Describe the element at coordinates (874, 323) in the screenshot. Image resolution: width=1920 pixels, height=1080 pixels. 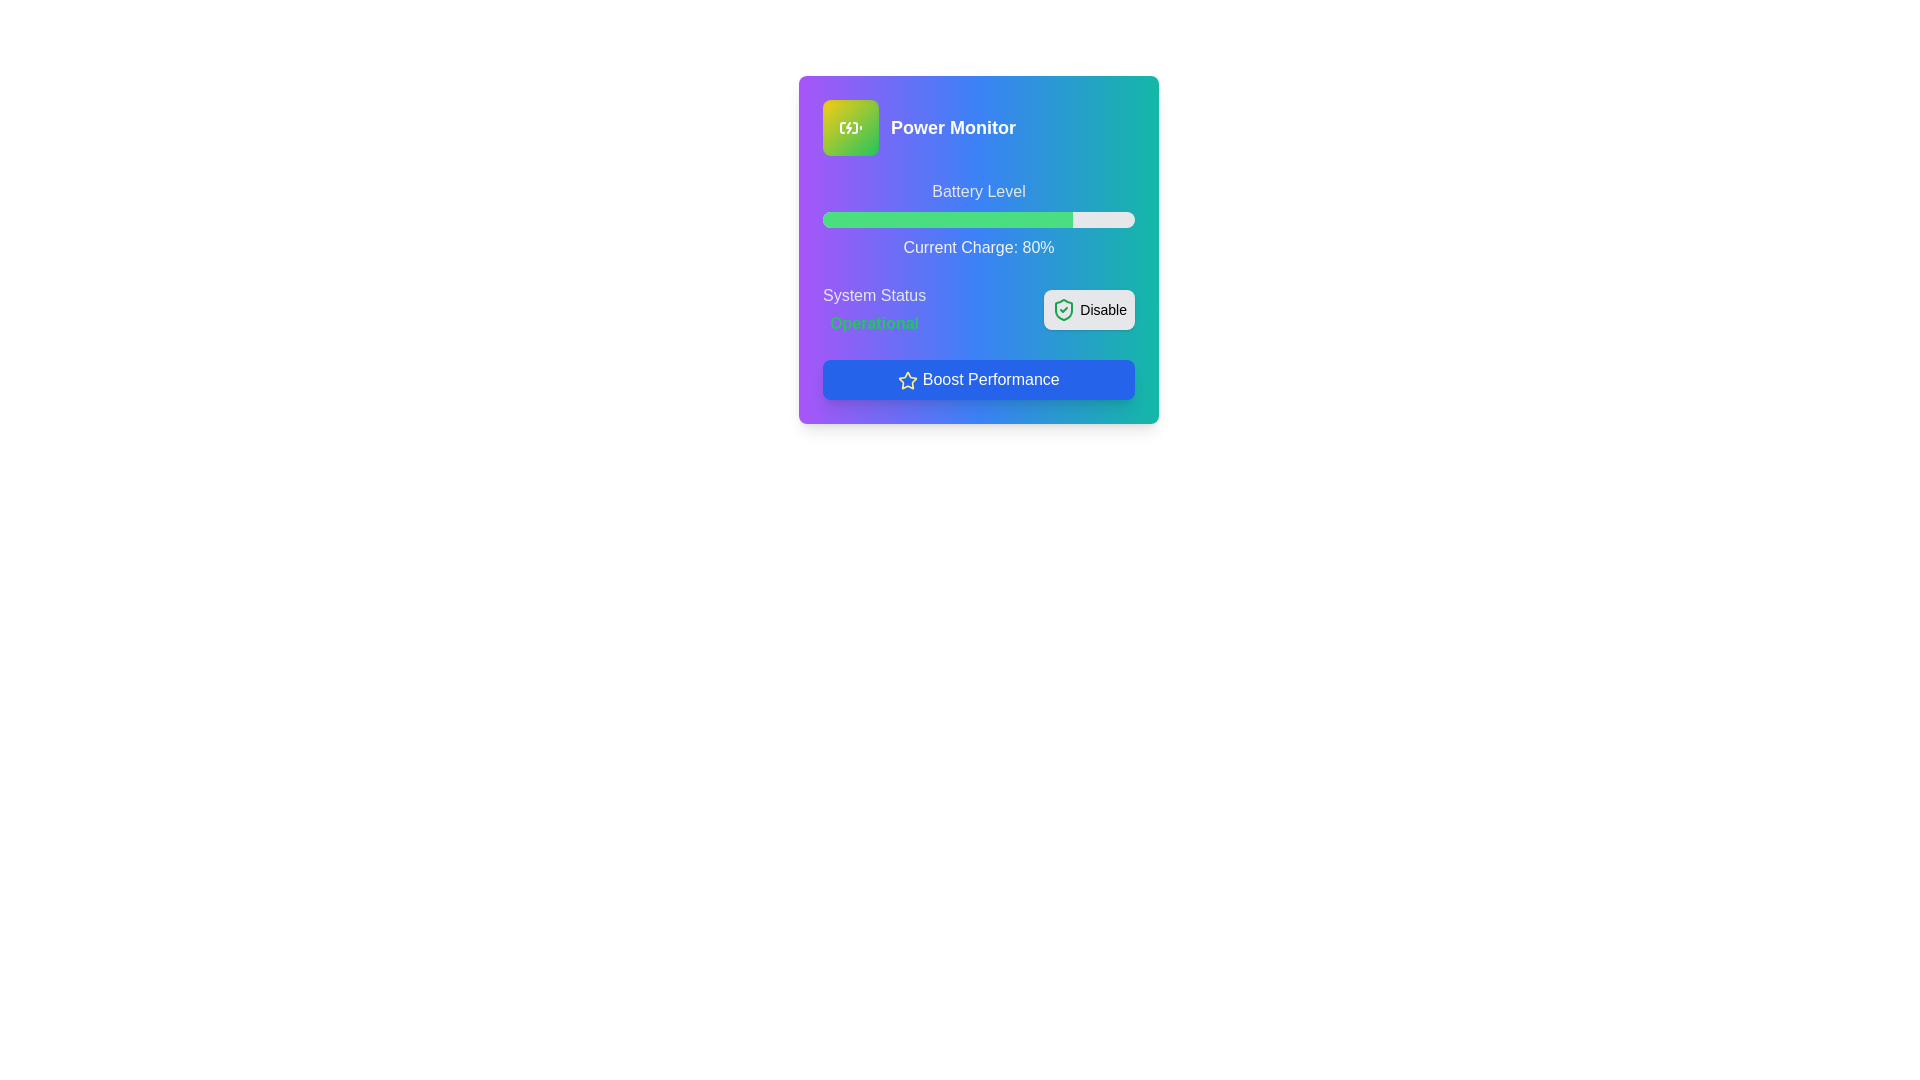
I see `the static text label that displays the current operational status, located in the 'System Status' section and aligned below the corresponding label text` at that location.